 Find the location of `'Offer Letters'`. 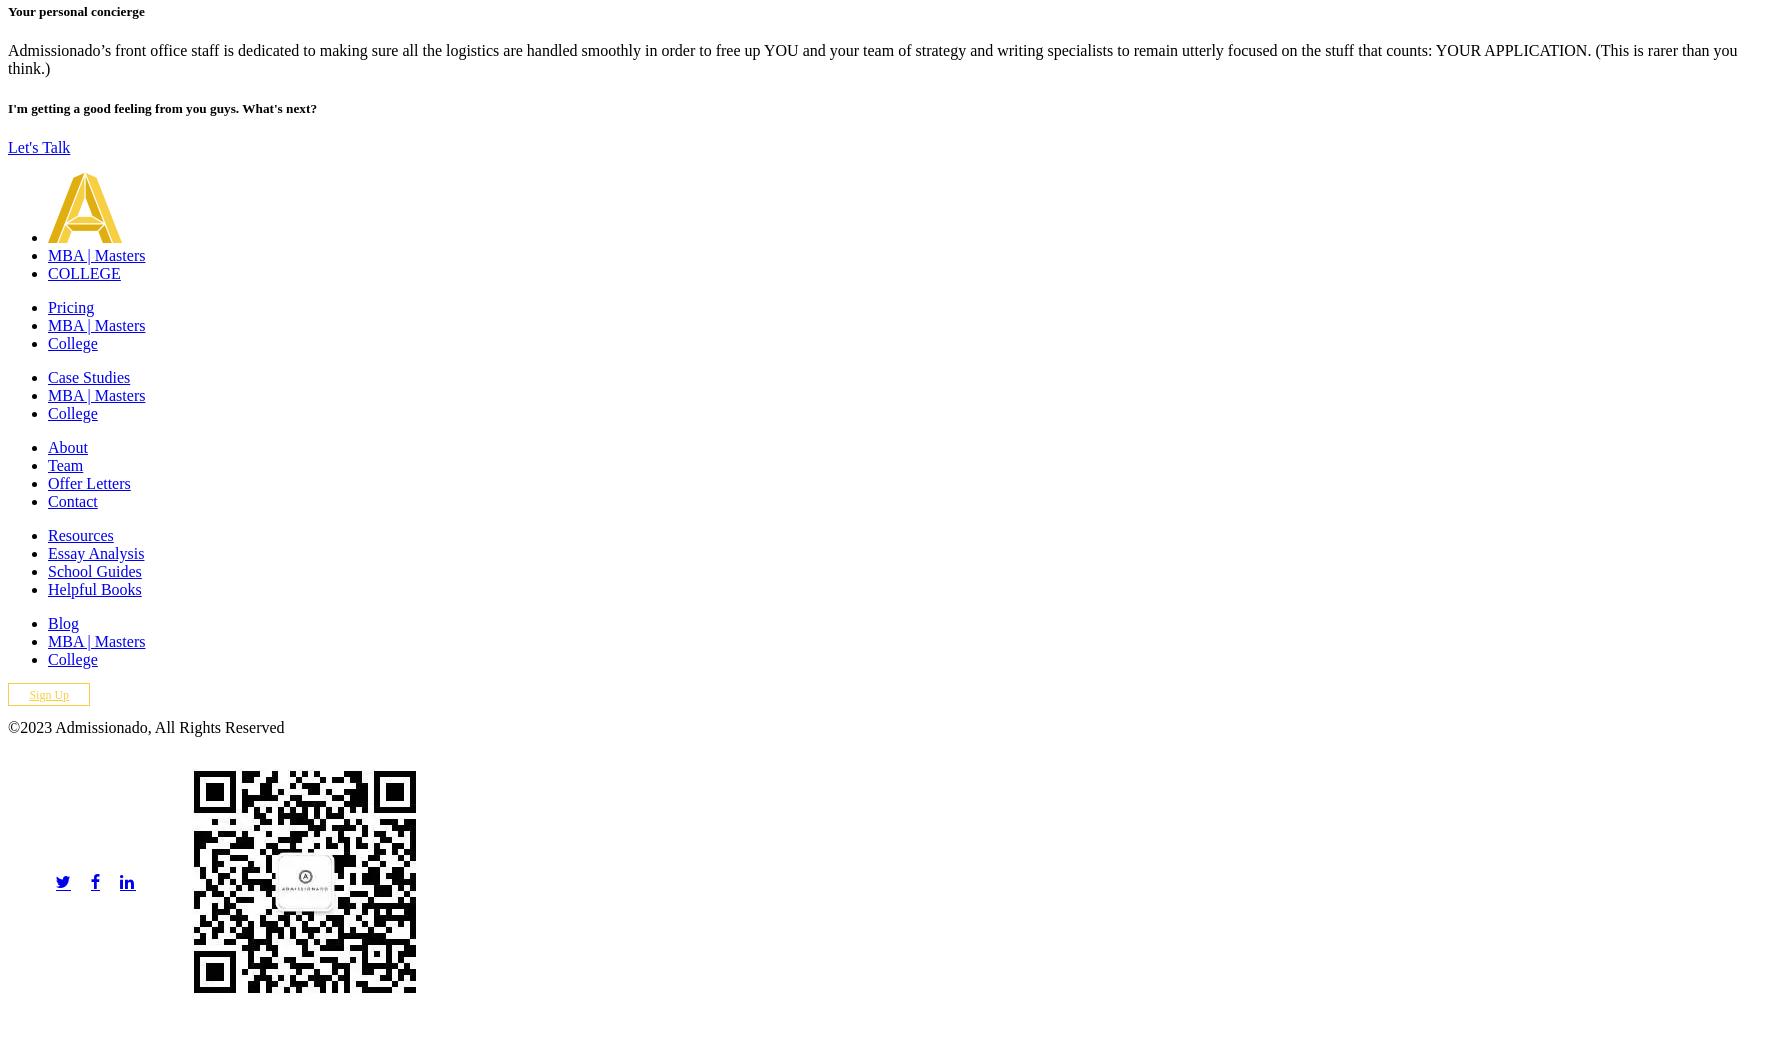

'Offer Letters' is located at coordinates (87, 482).